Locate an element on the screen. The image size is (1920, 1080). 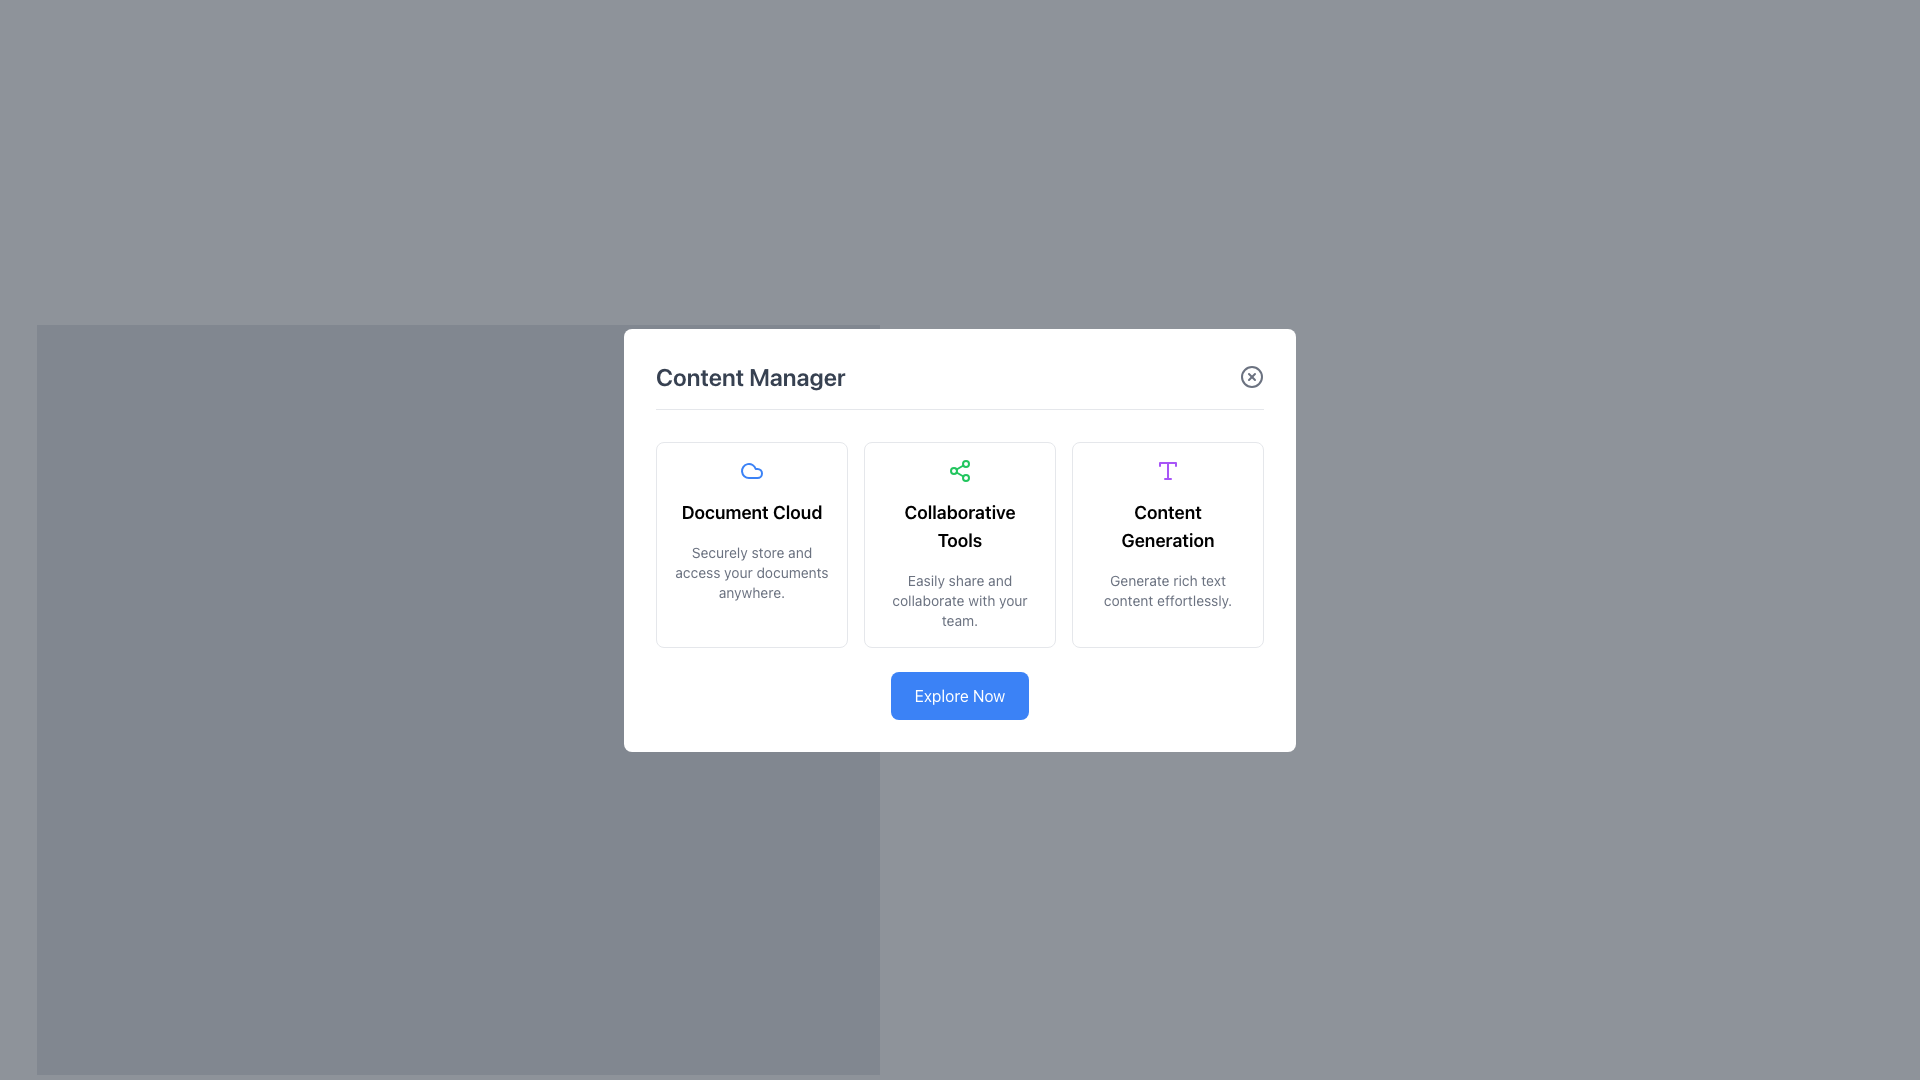
the circular 'close' button with an 'X' icon located in the top-right corner of the 'Content Manager' section to trigger the color change to red is located at coordinates (1251, 376).